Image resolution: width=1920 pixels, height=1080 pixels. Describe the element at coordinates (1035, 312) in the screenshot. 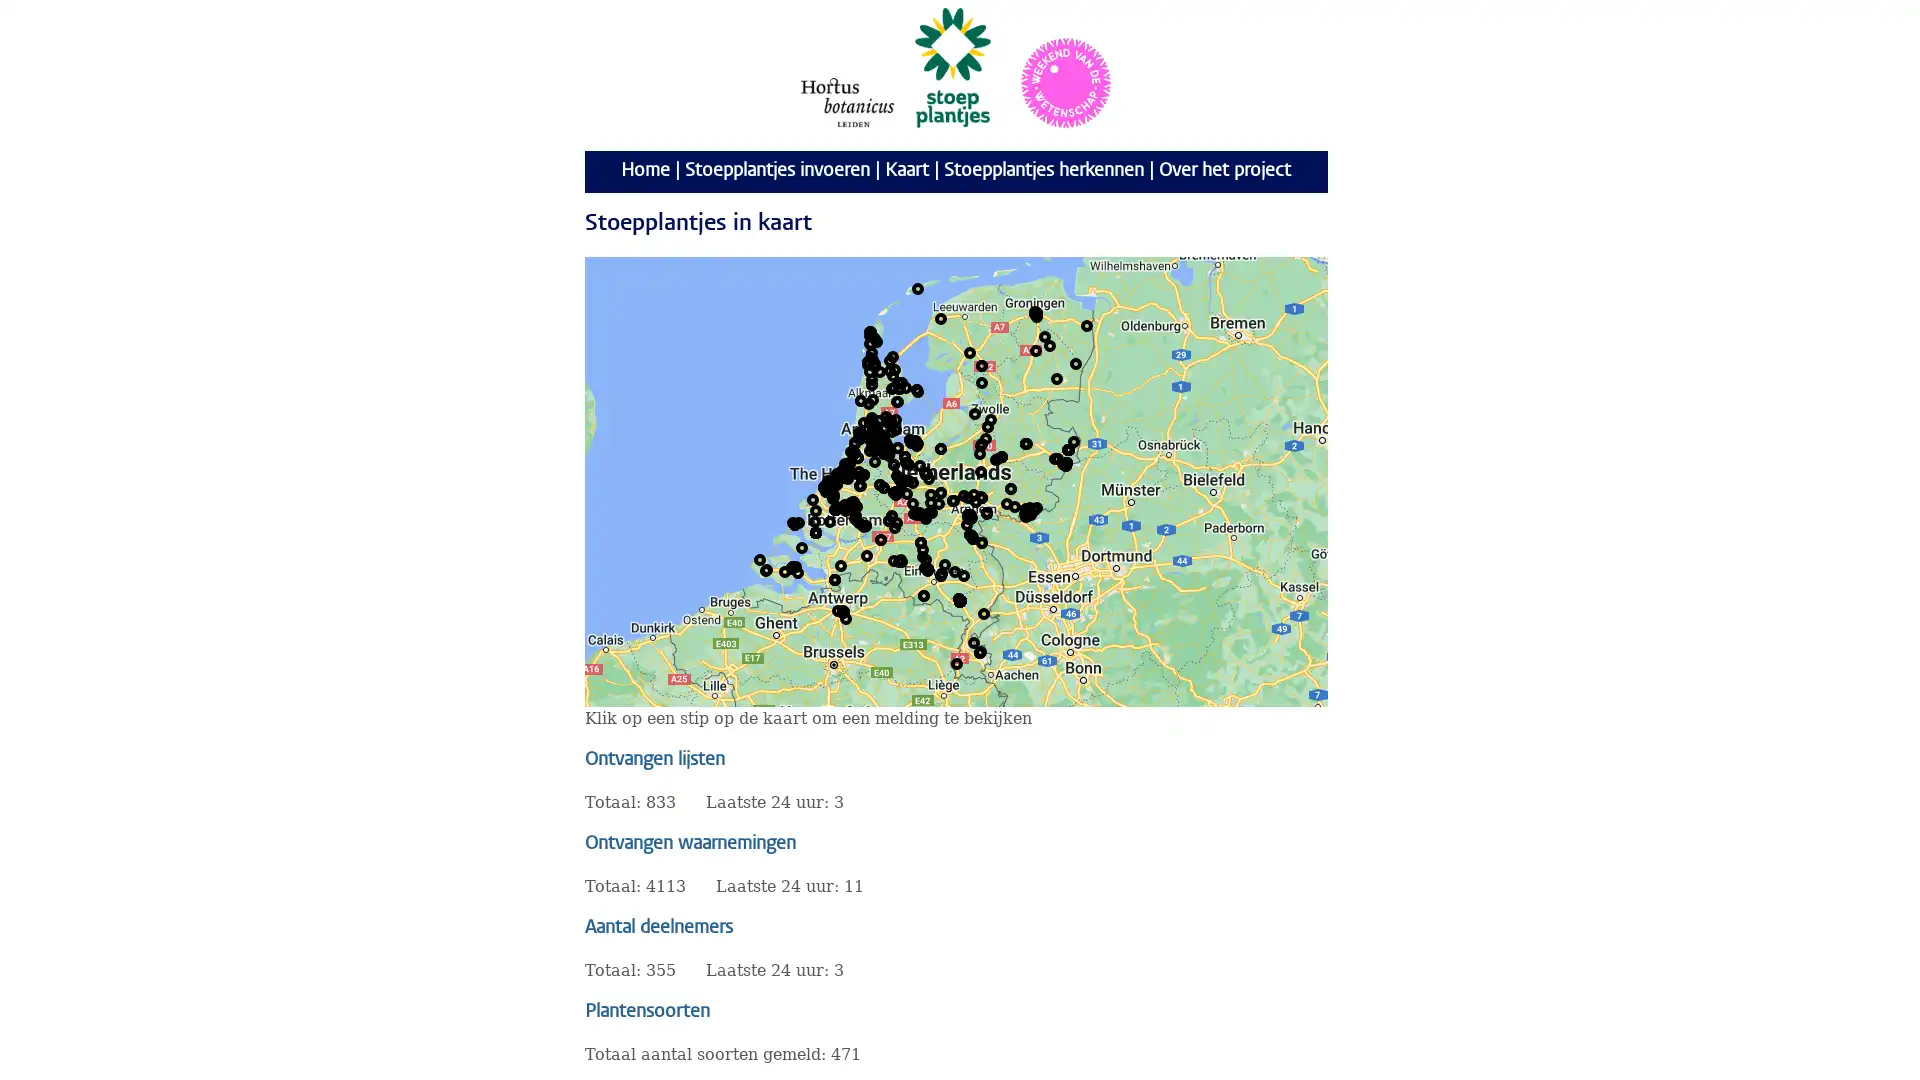

I see `Telling van Andre H op 24 oktober 2021` at that location.